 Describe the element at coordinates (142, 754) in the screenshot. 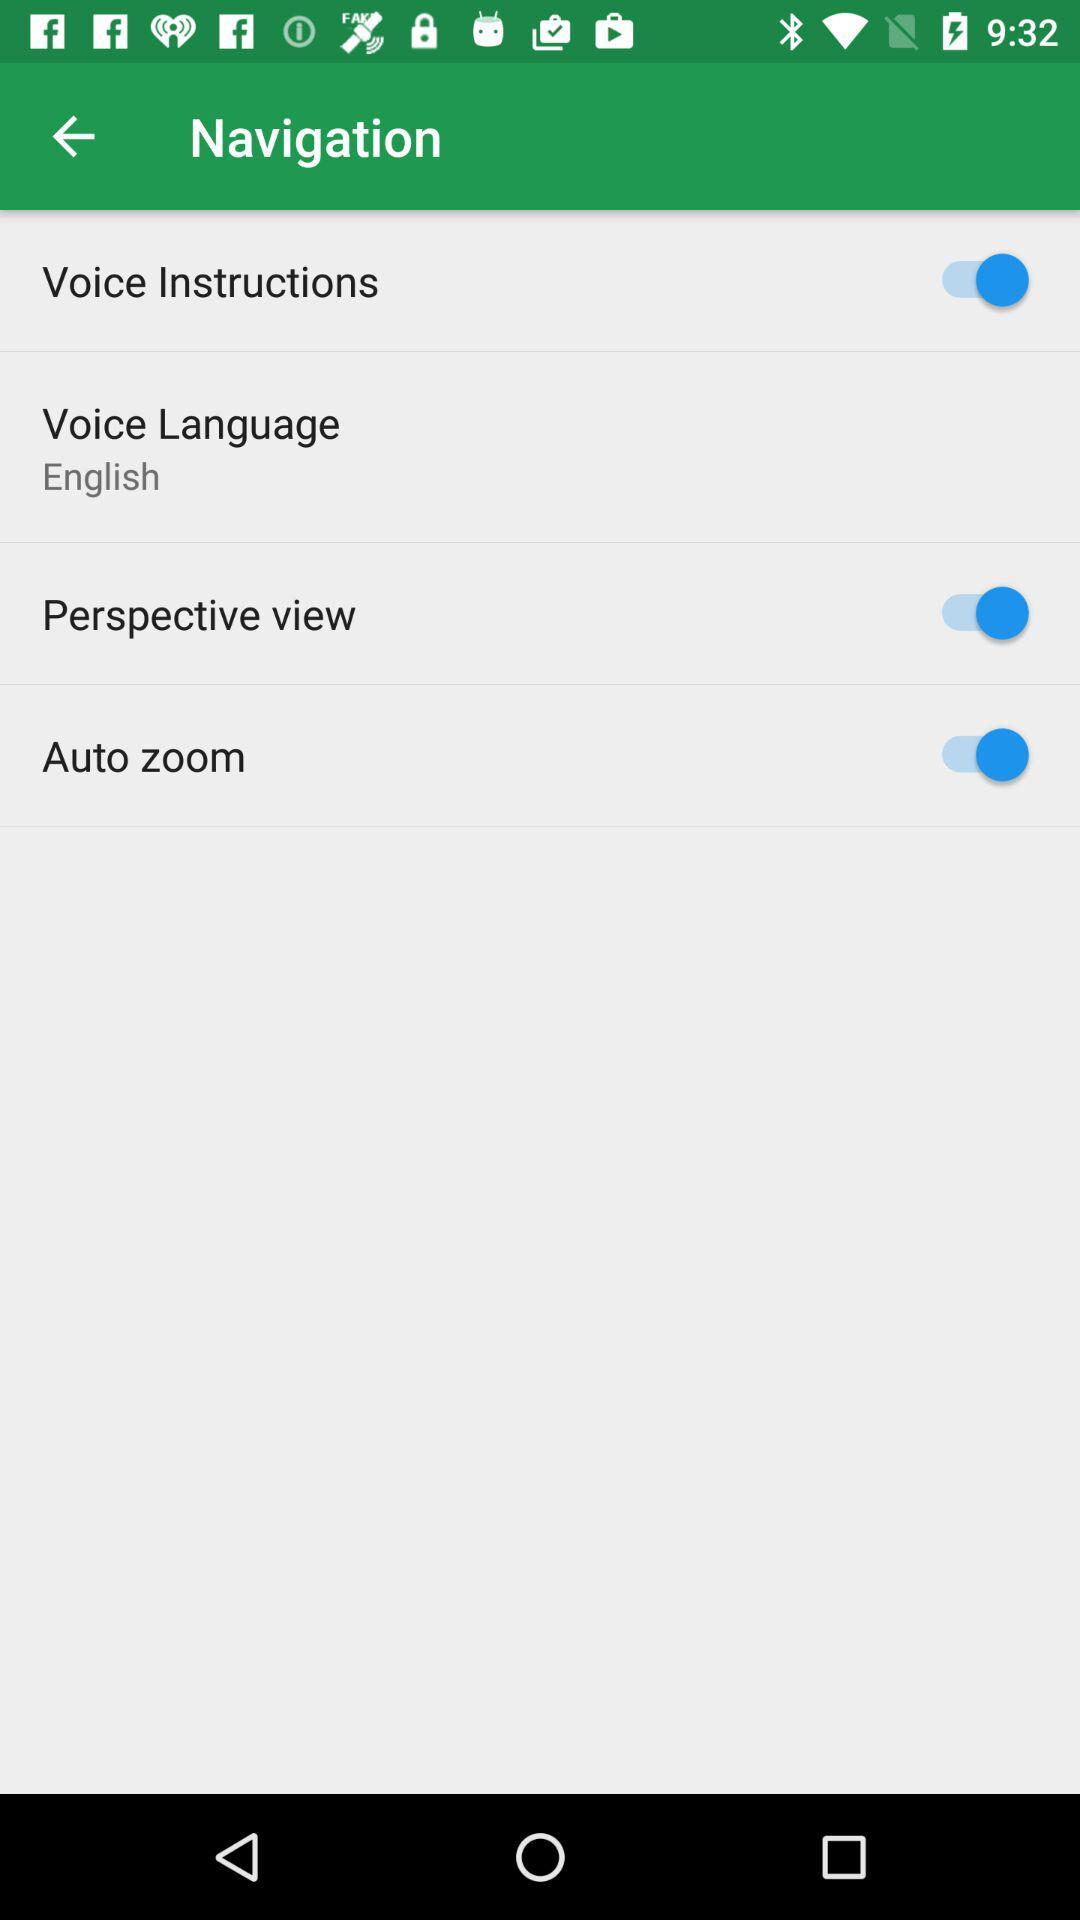

I see `auto zoom item` at that location.